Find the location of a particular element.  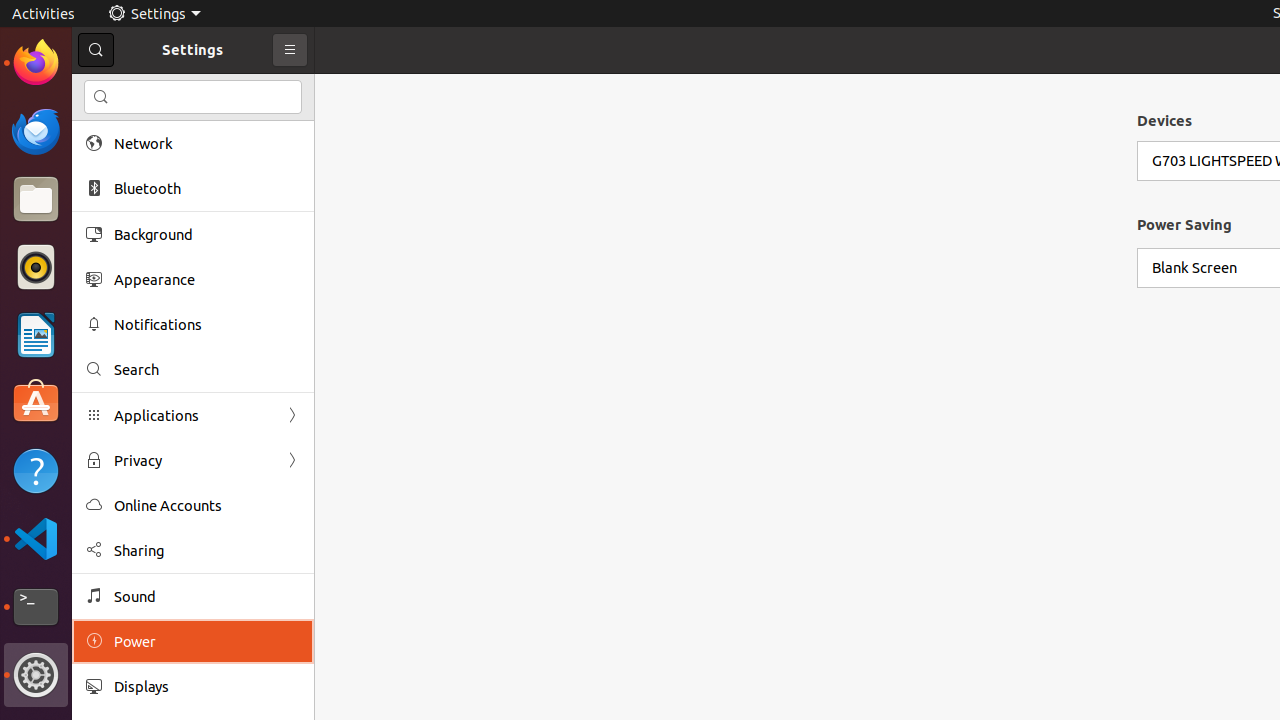

'Privacy' is located at coordinates (193, 460).